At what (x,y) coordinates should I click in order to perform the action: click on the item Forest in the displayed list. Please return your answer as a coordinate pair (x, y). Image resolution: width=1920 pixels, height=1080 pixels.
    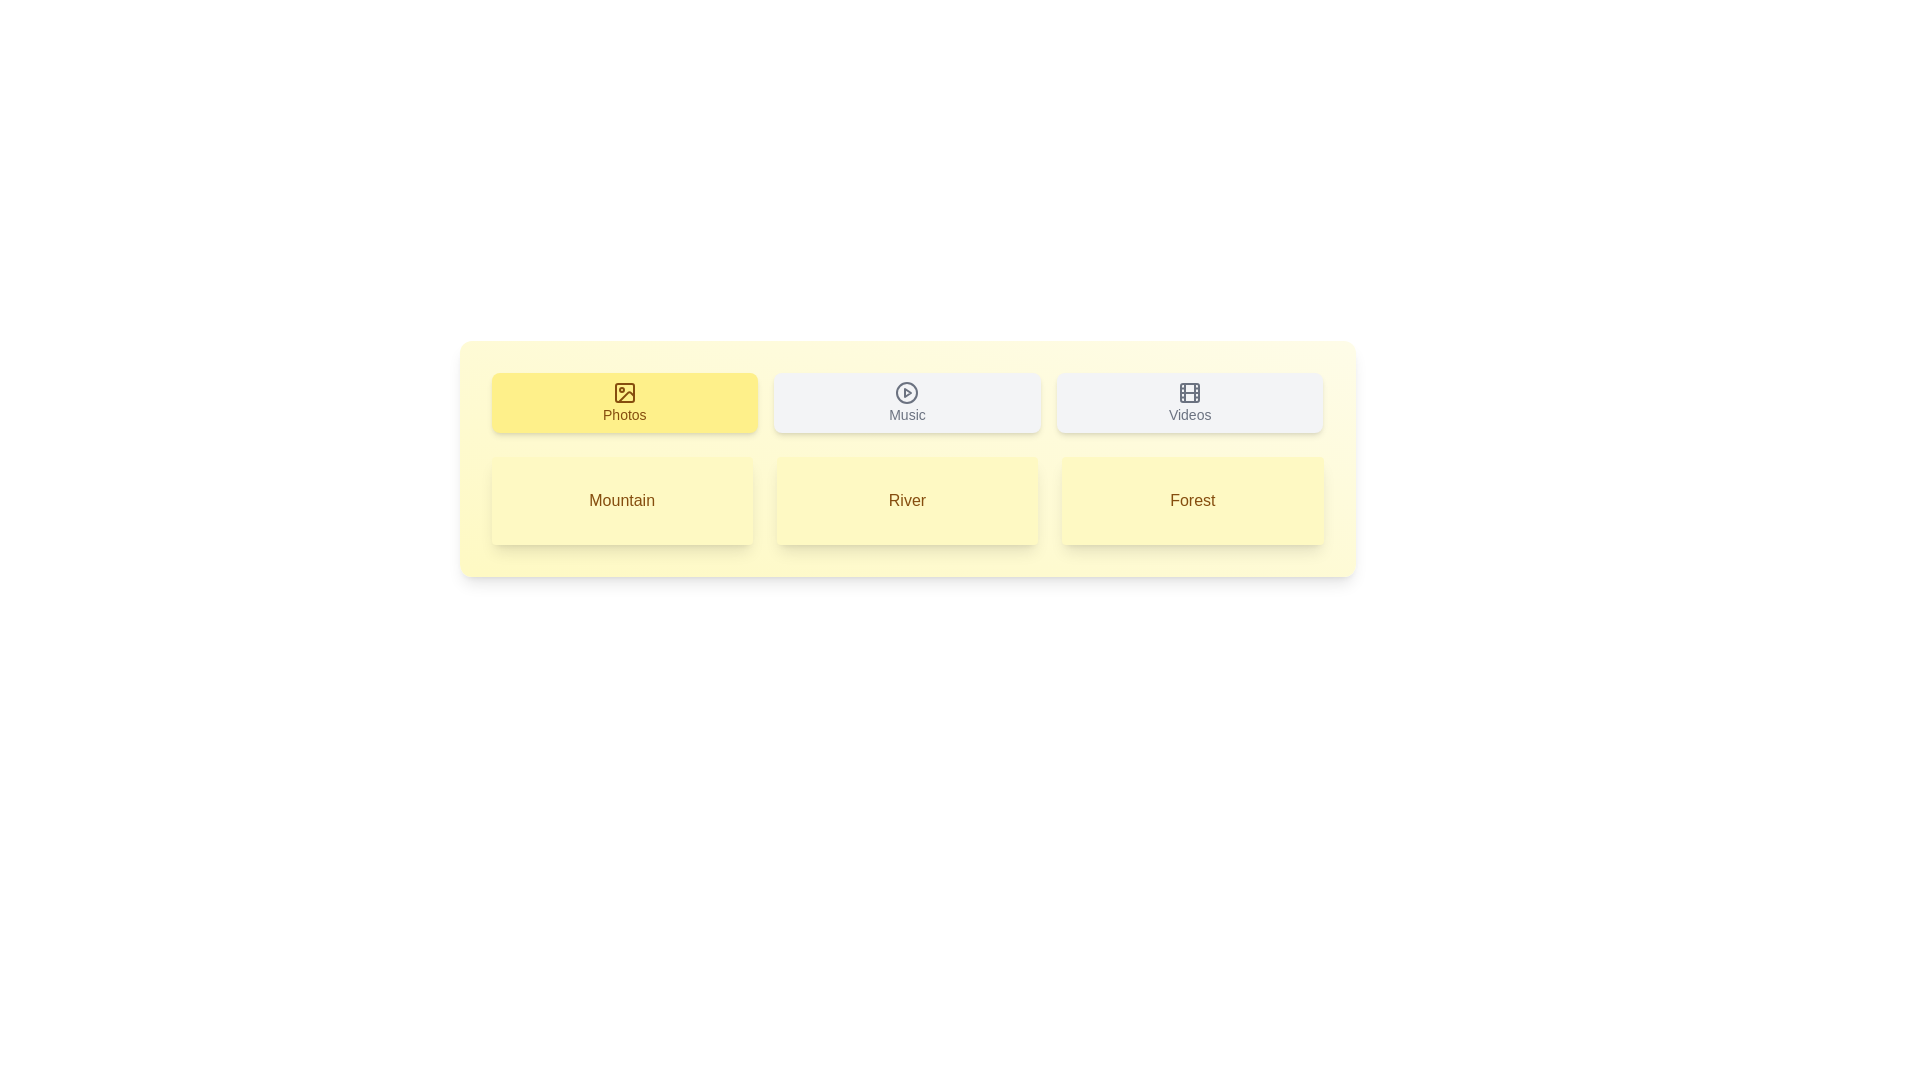
    Looking at the image, I should click on (1193, 500).